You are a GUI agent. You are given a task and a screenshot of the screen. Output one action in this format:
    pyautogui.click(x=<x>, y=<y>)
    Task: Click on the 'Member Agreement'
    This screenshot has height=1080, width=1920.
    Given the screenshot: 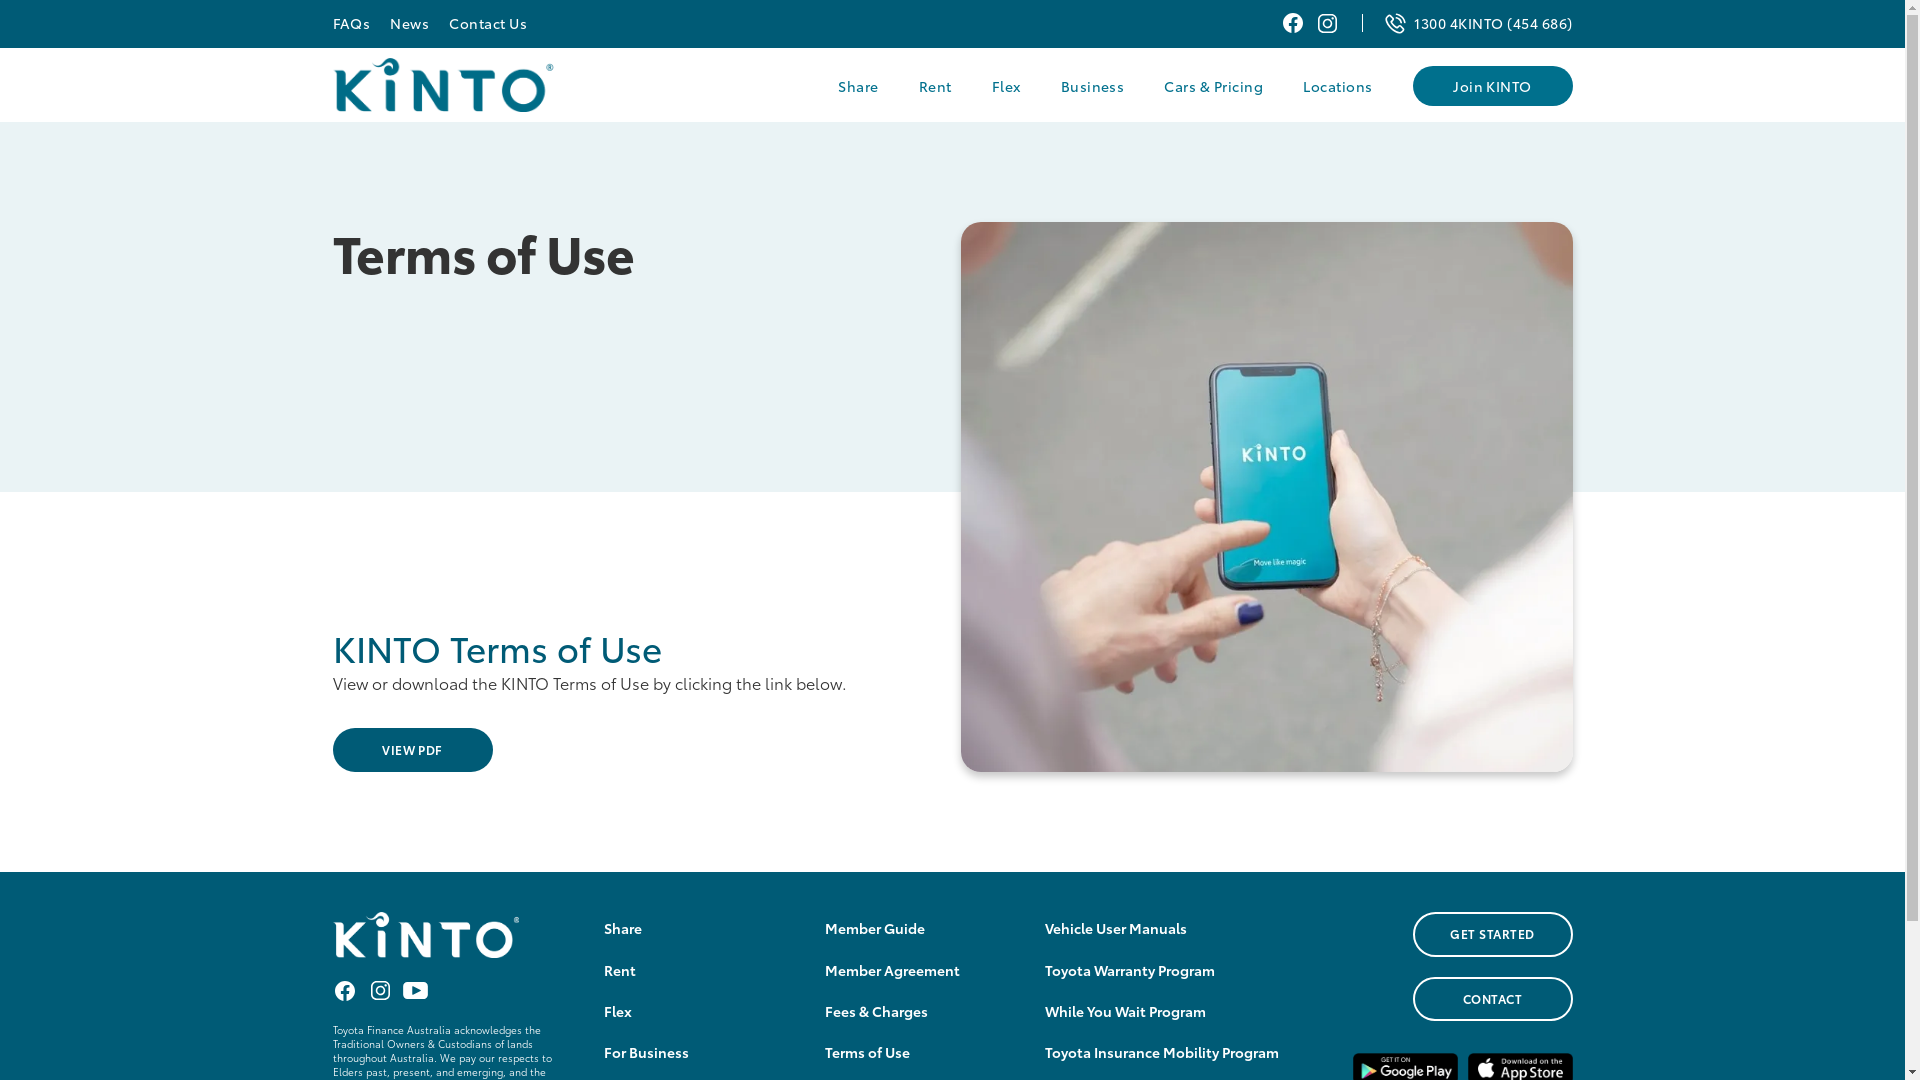 What is the action you would take?
    pyautogui.click(x=825, y=968)
    